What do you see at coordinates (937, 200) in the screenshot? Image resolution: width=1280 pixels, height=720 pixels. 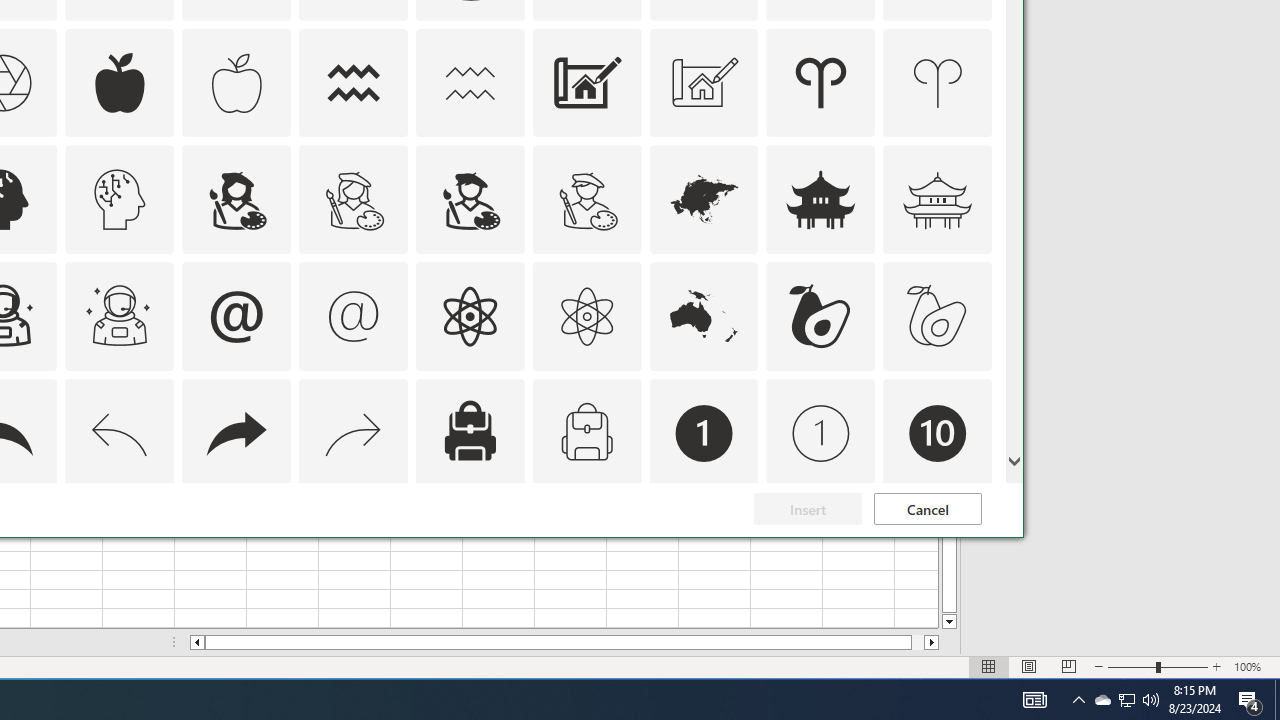 I see `'AutomationID: Icons_AsianTemple_M'` at bounding box center [937, 200].